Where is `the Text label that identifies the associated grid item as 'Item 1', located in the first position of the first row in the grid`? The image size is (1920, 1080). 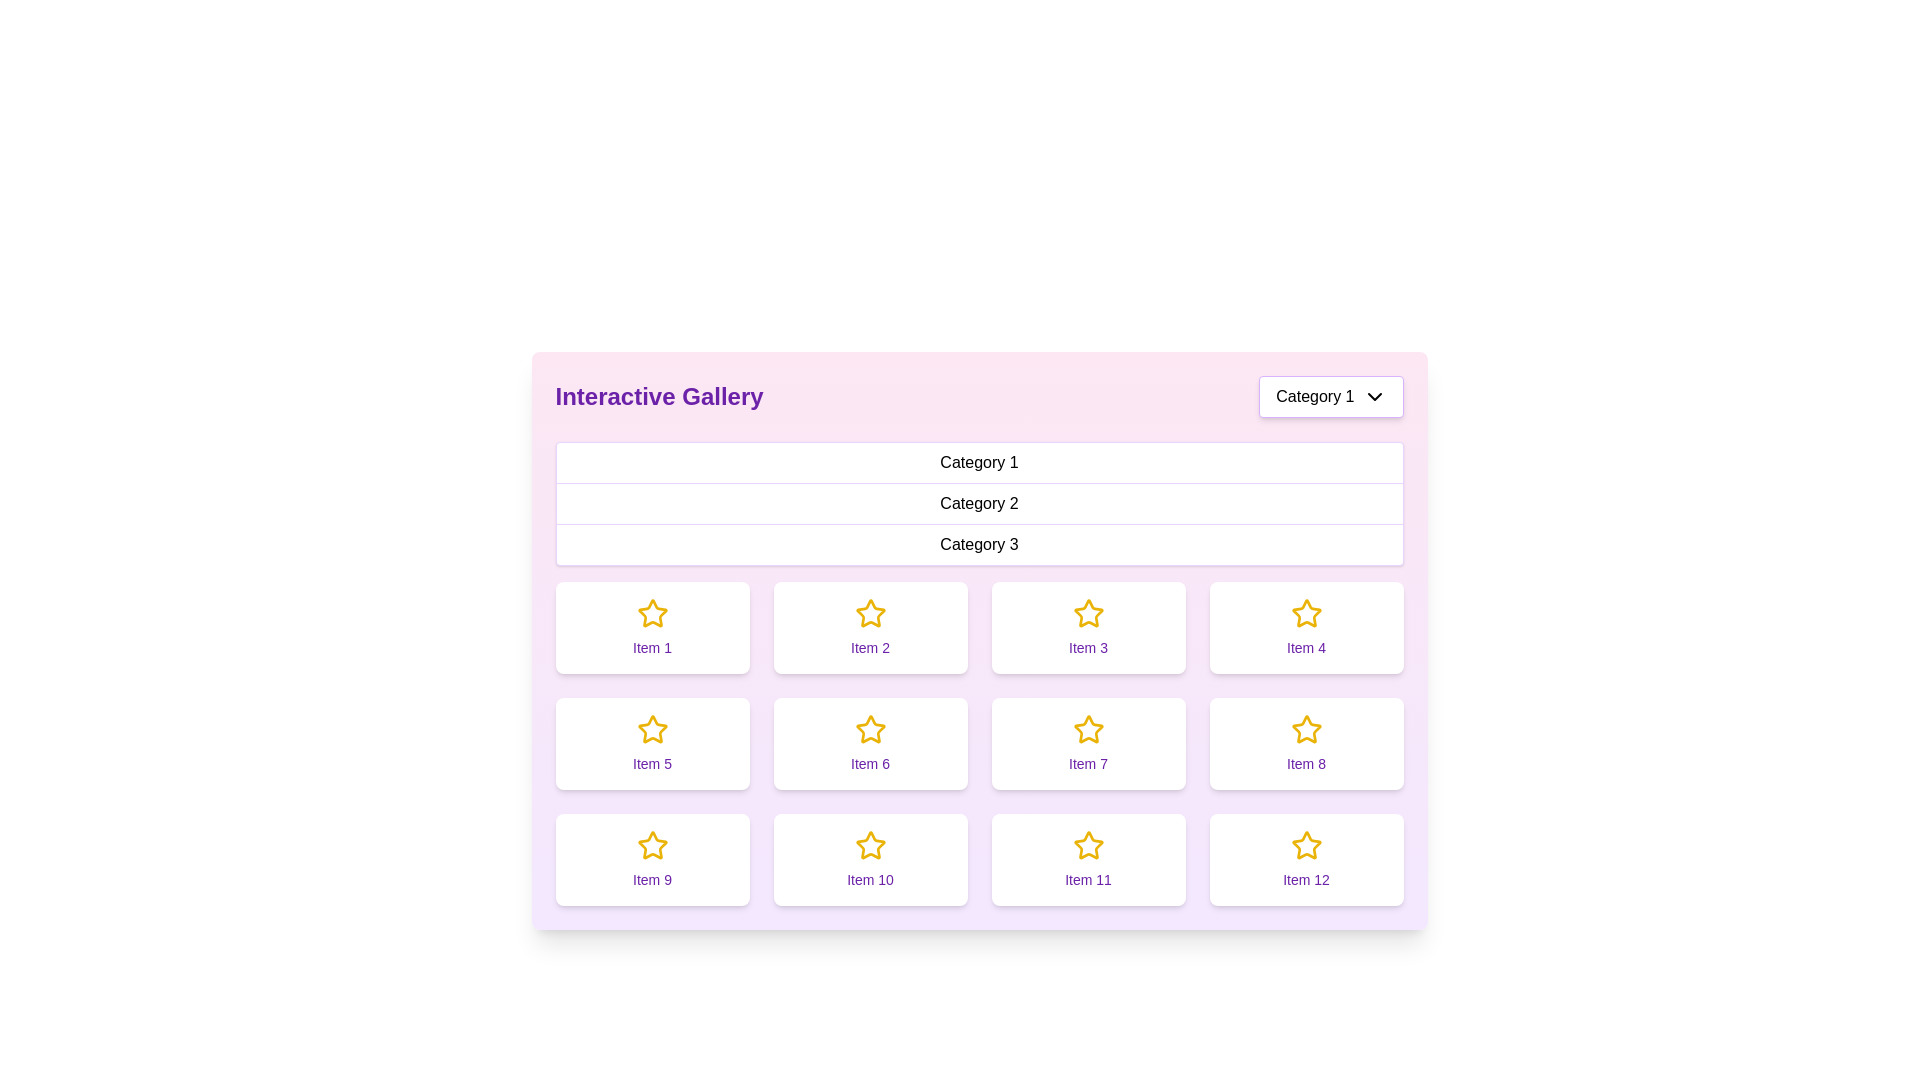 the Text label that identifies the associated grid item as 'Item 1', located in the first position of the first row in the grid is located at coordinates (652, 648).